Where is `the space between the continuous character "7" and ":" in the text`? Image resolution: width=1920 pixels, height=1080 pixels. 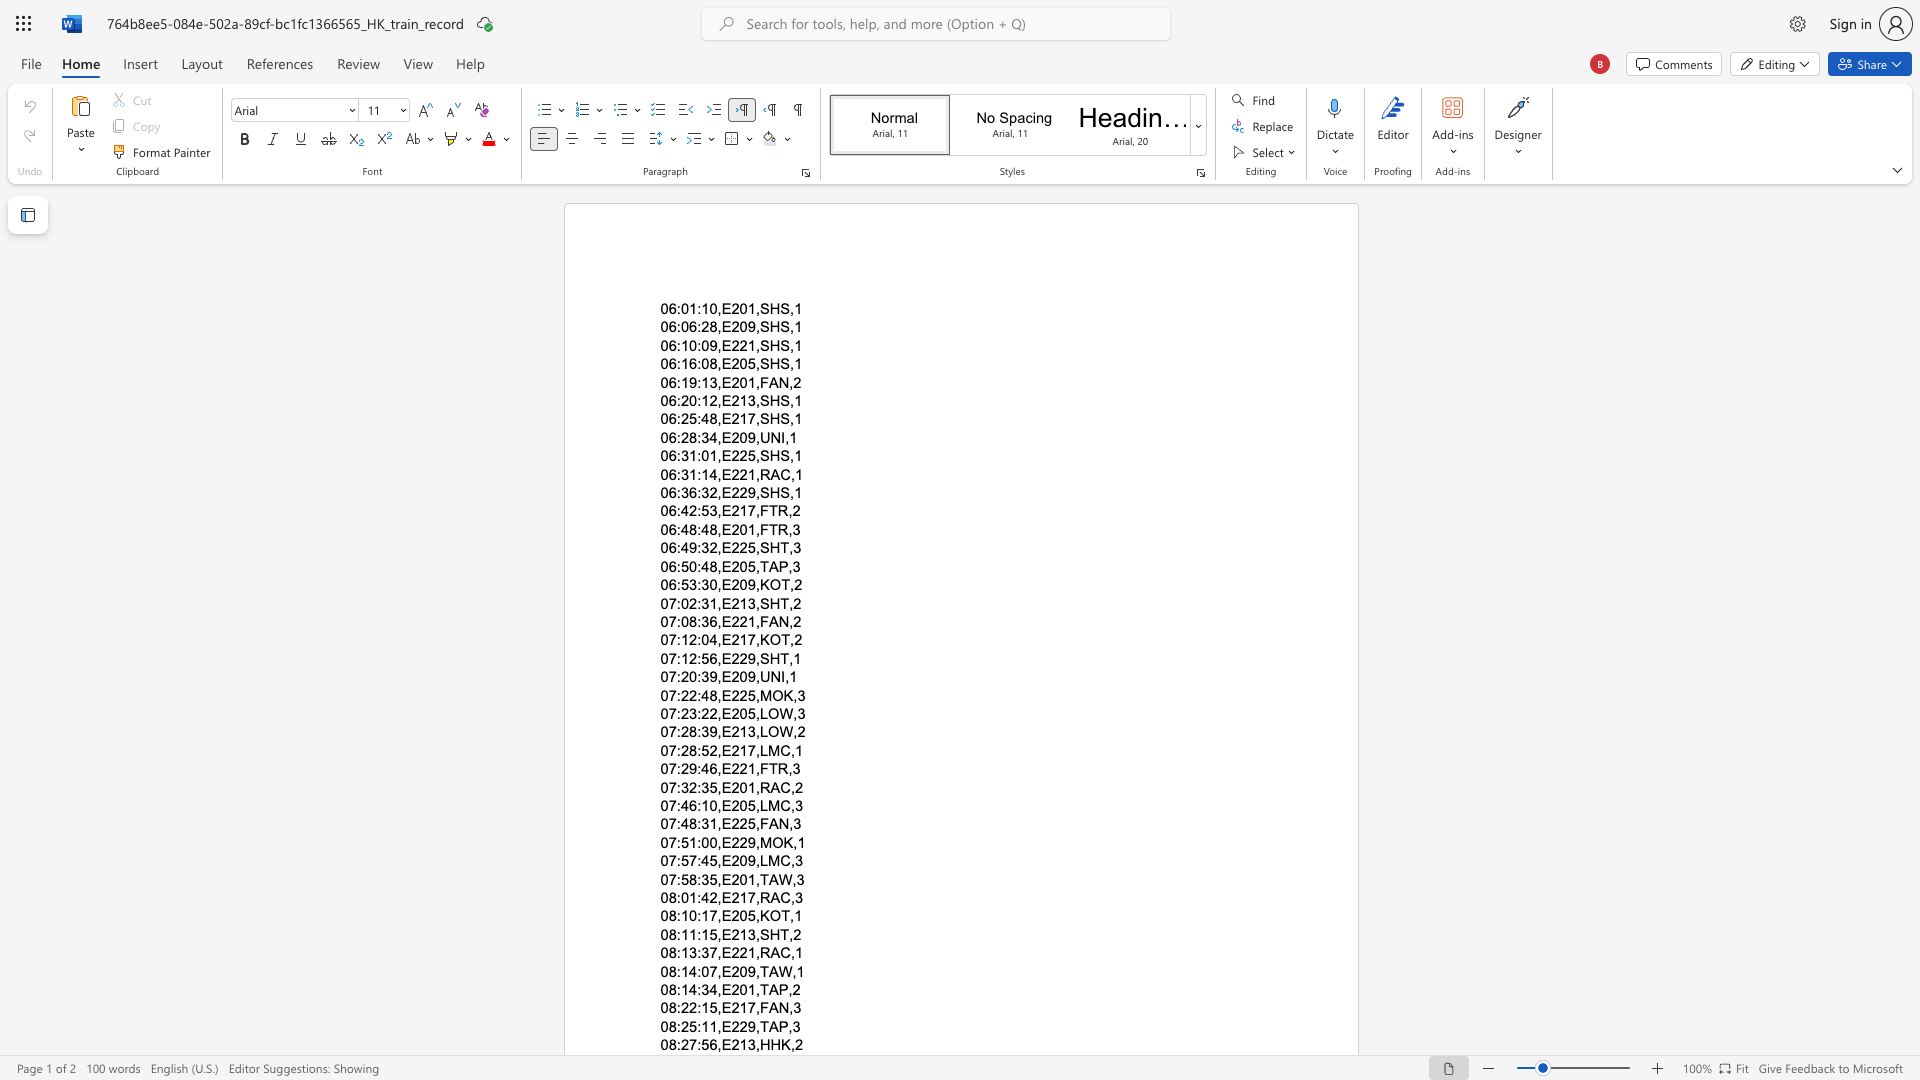
the space between the continuous character "7" and ":" in the text is located at coordinates (675, 824).